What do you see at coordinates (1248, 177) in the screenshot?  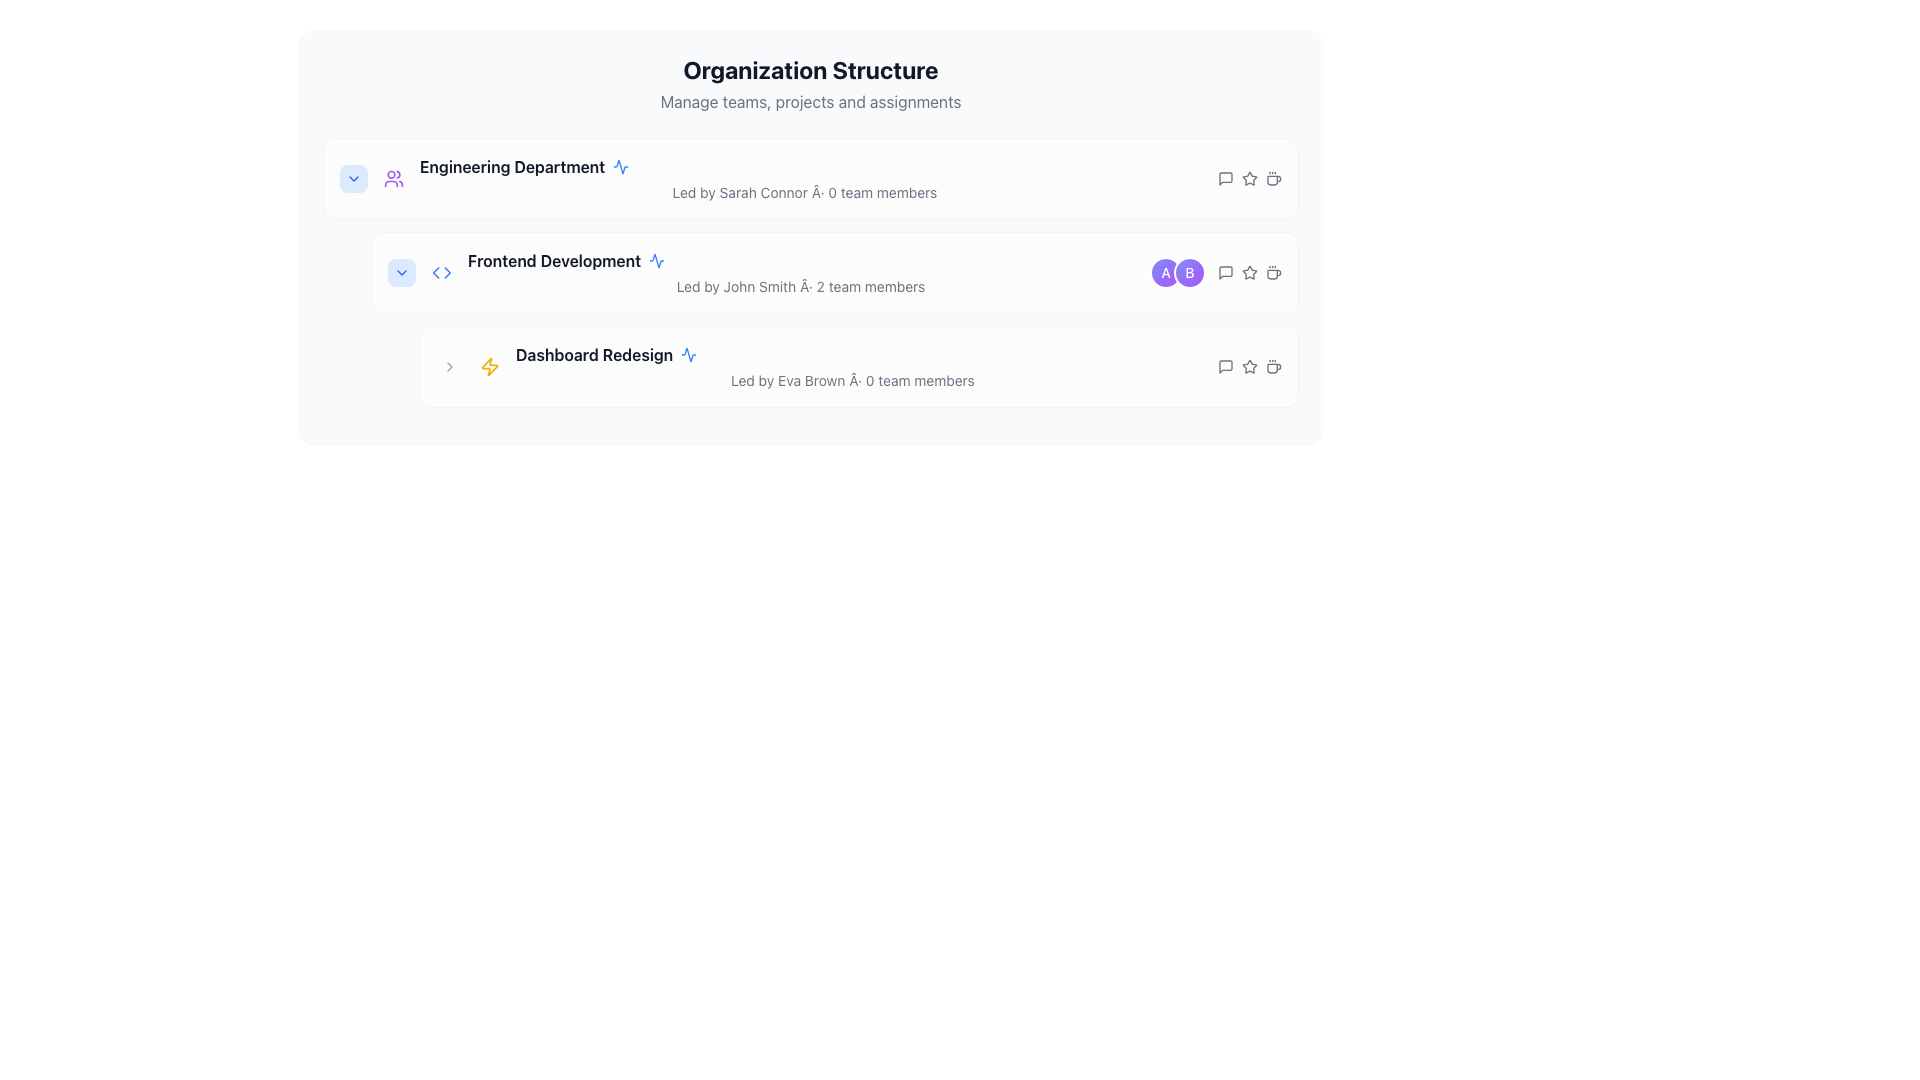 I see `the star-shaped icon with a thin and rounded outline to mark or unmark it` at bounding box center [1248, 177].